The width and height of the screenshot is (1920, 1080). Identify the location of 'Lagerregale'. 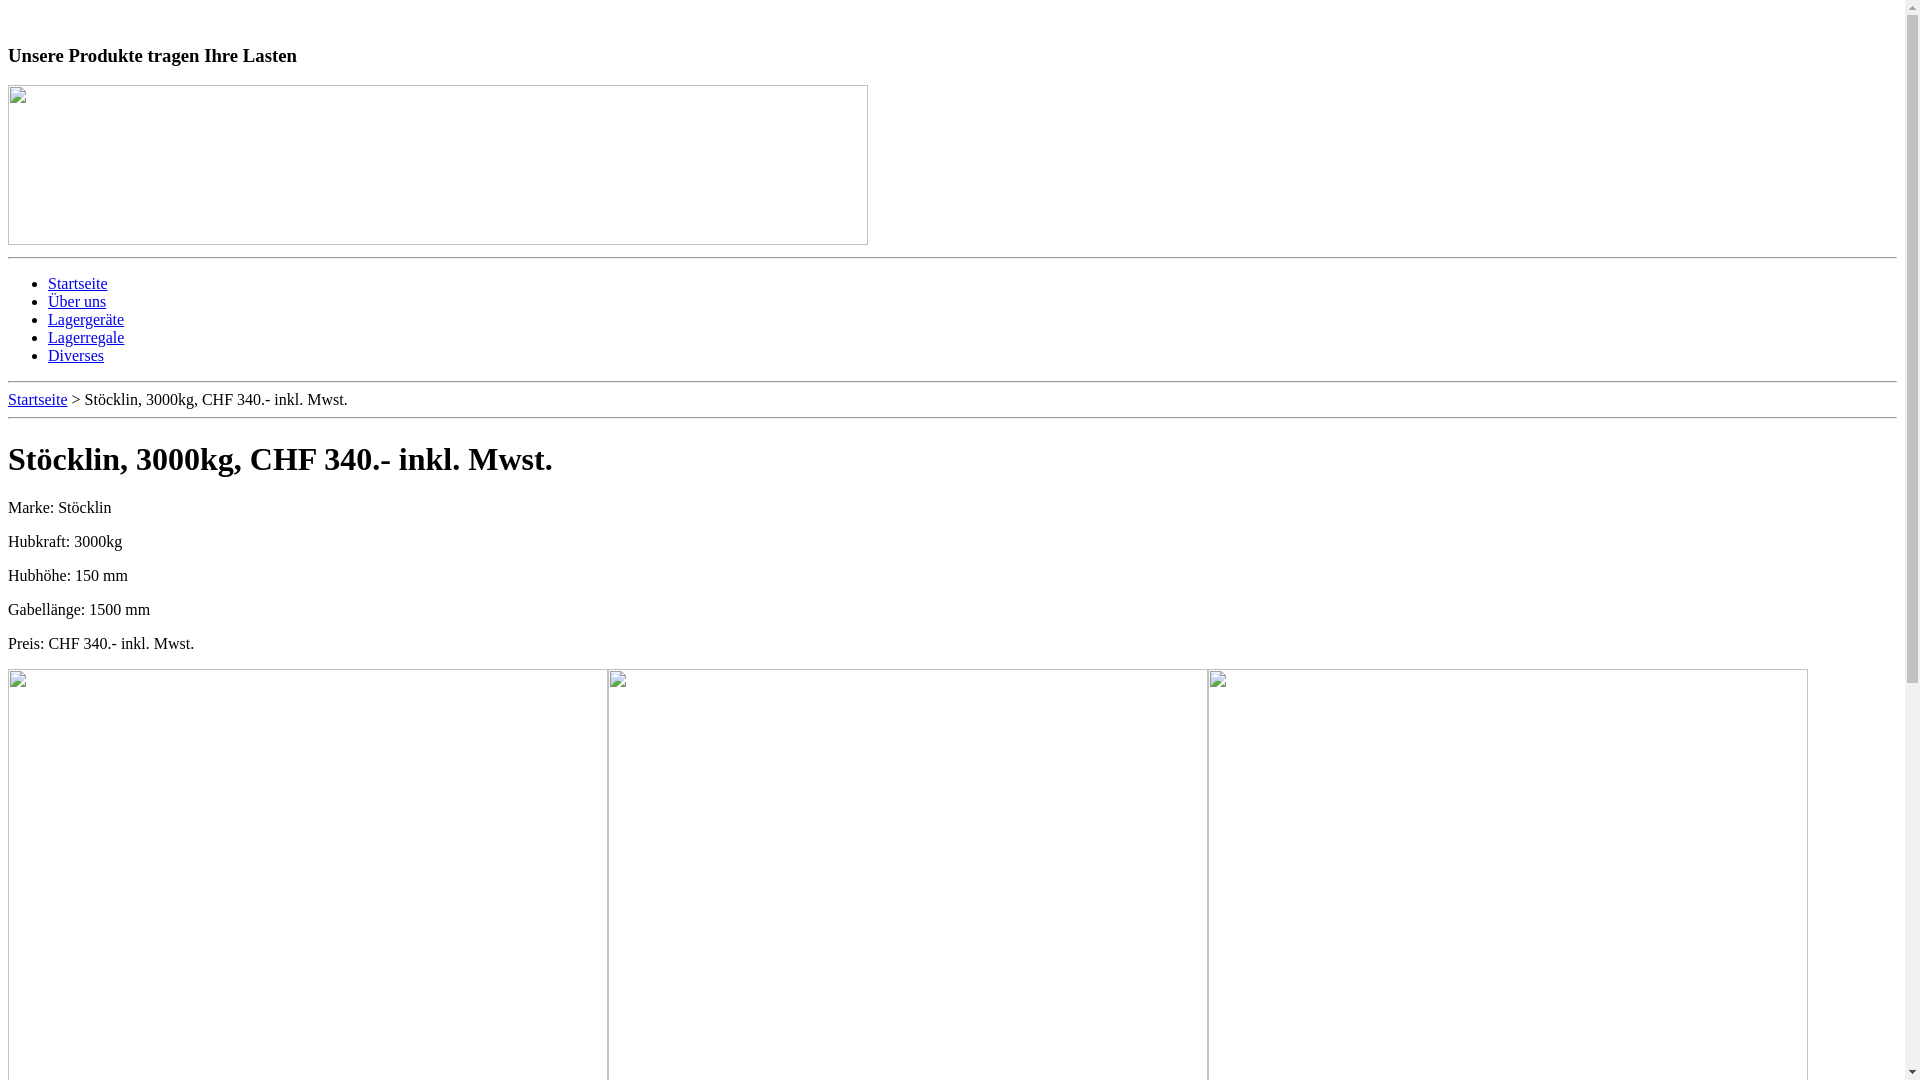
(48, 336).